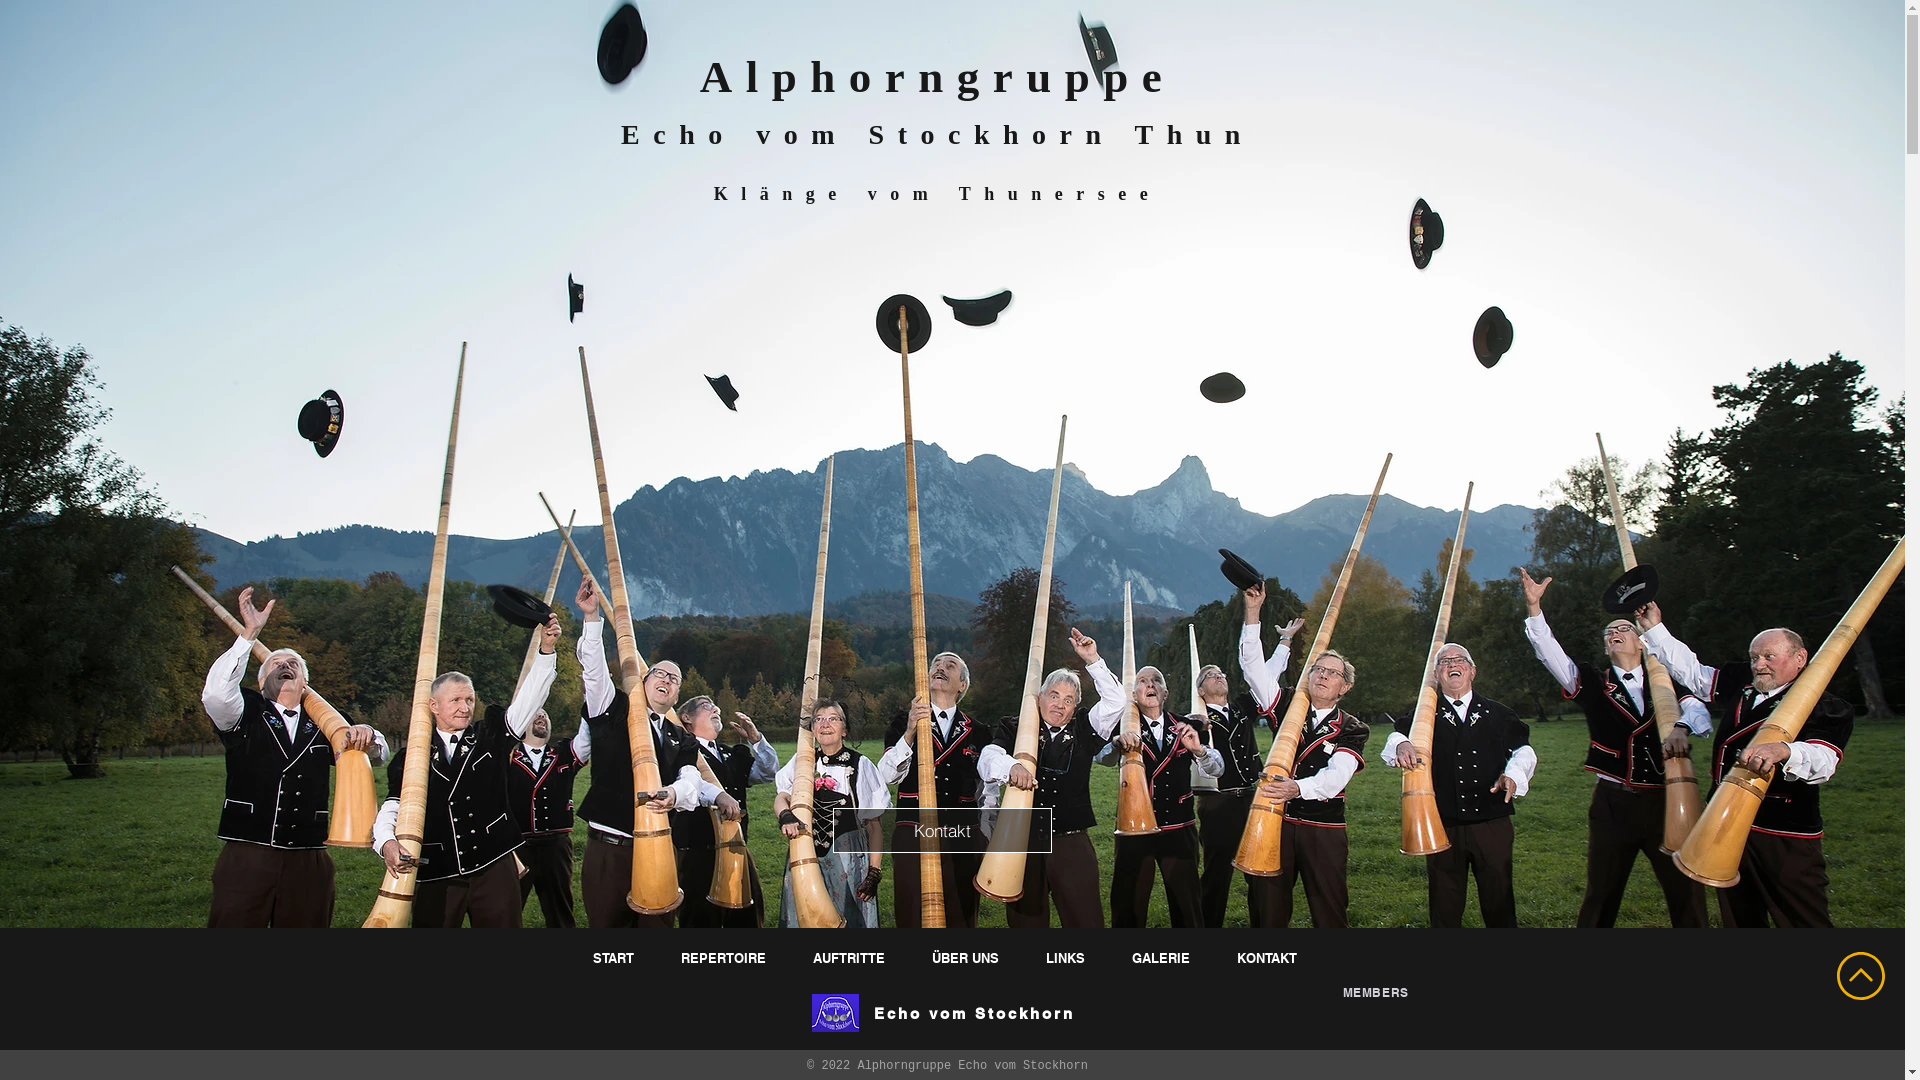  What do you see at coordinates (614, 957) in the screenshot?
I see `'START'` at bounding box center [614, 957].